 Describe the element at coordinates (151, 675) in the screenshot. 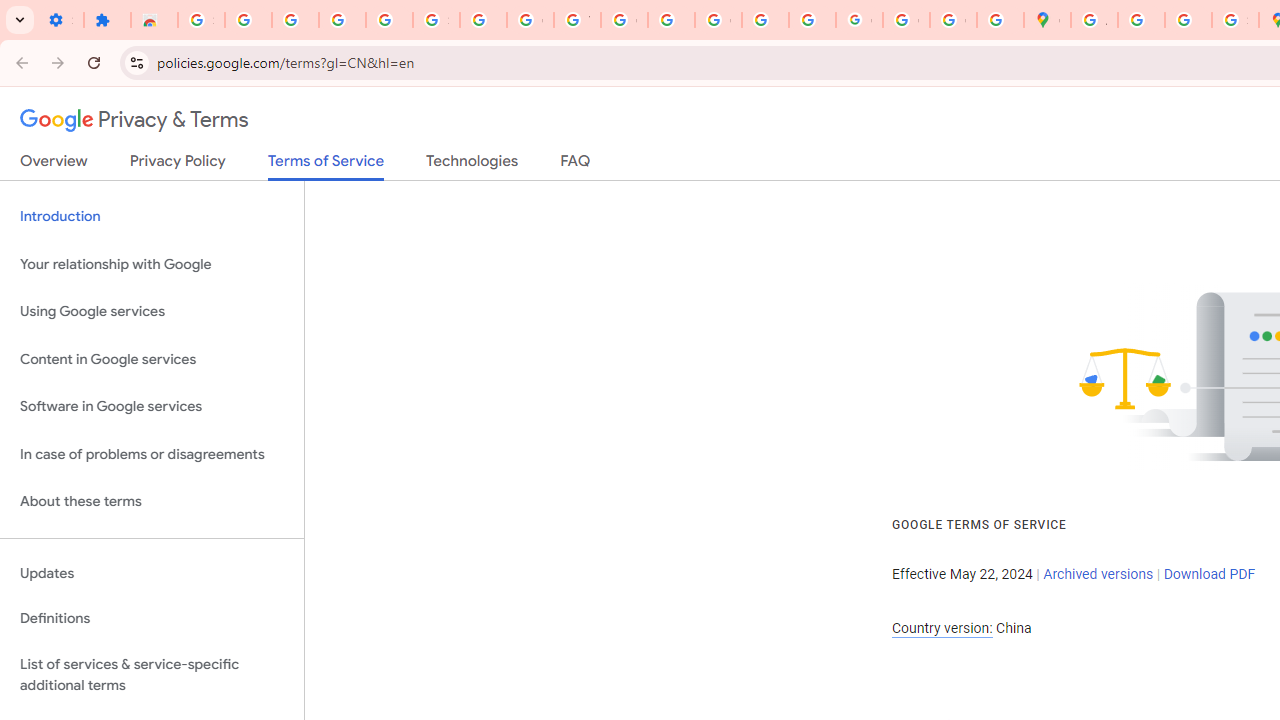

I see `'List of services & service-specific additional terms'` at that location.